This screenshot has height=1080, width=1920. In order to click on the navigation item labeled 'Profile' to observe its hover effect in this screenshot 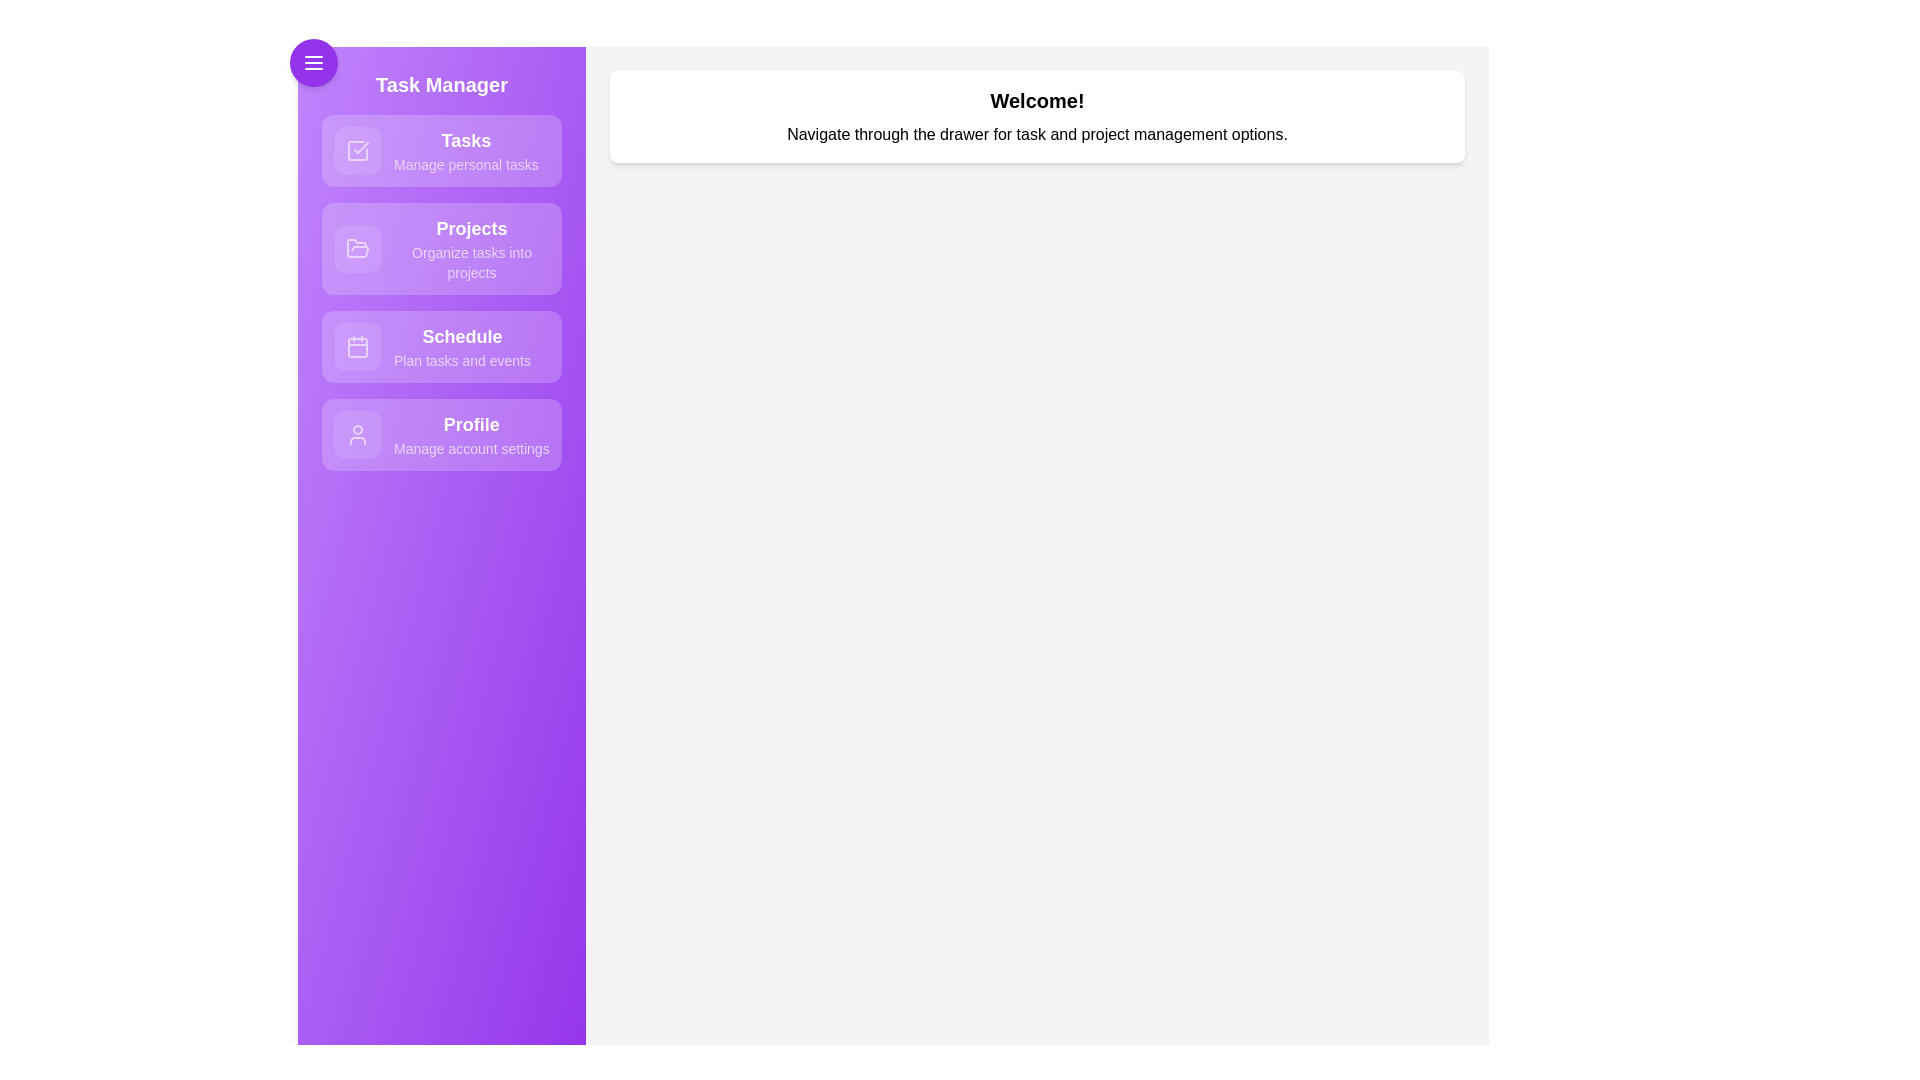, I will do `click(440, 434)`.